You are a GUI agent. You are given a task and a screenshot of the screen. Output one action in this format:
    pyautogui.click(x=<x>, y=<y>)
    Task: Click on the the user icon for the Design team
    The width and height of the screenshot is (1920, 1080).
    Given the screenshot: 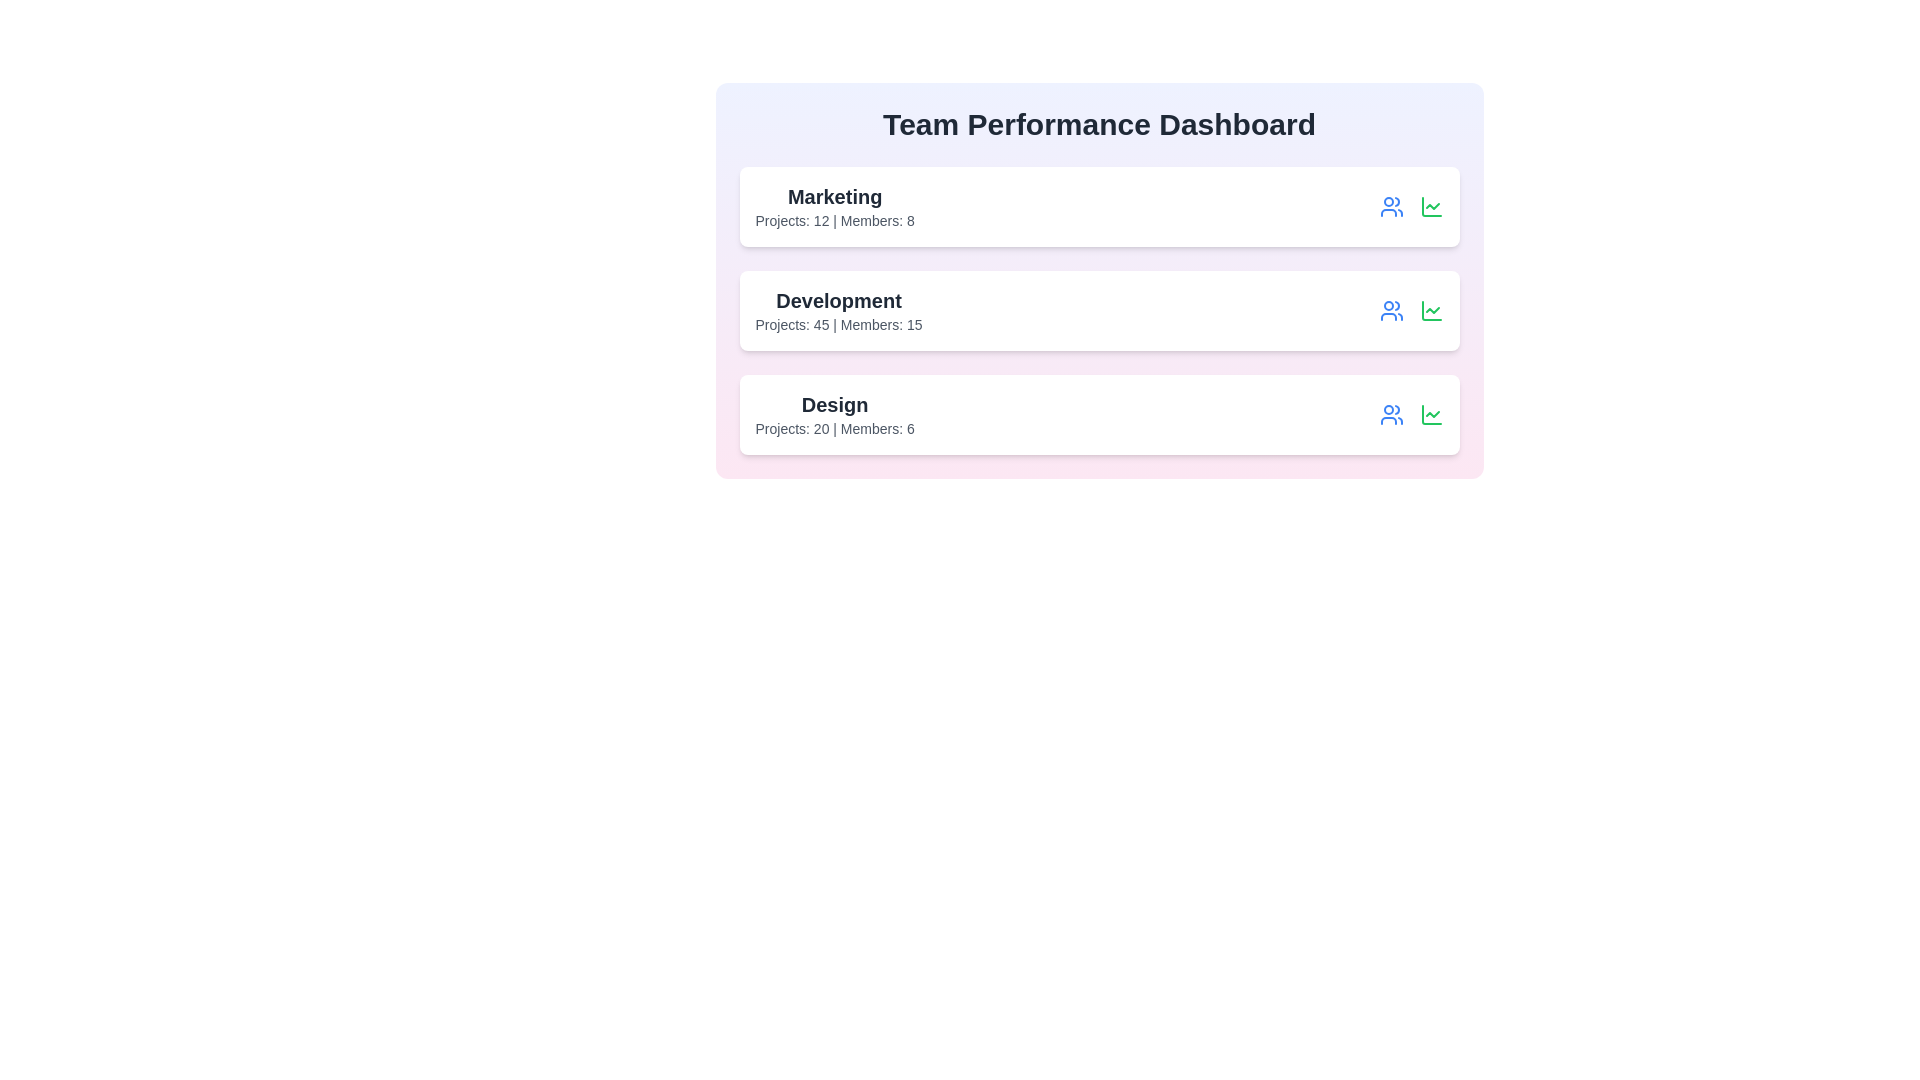 What is the action you would take?
    pyautogui.click(x=1390, y=414)
    